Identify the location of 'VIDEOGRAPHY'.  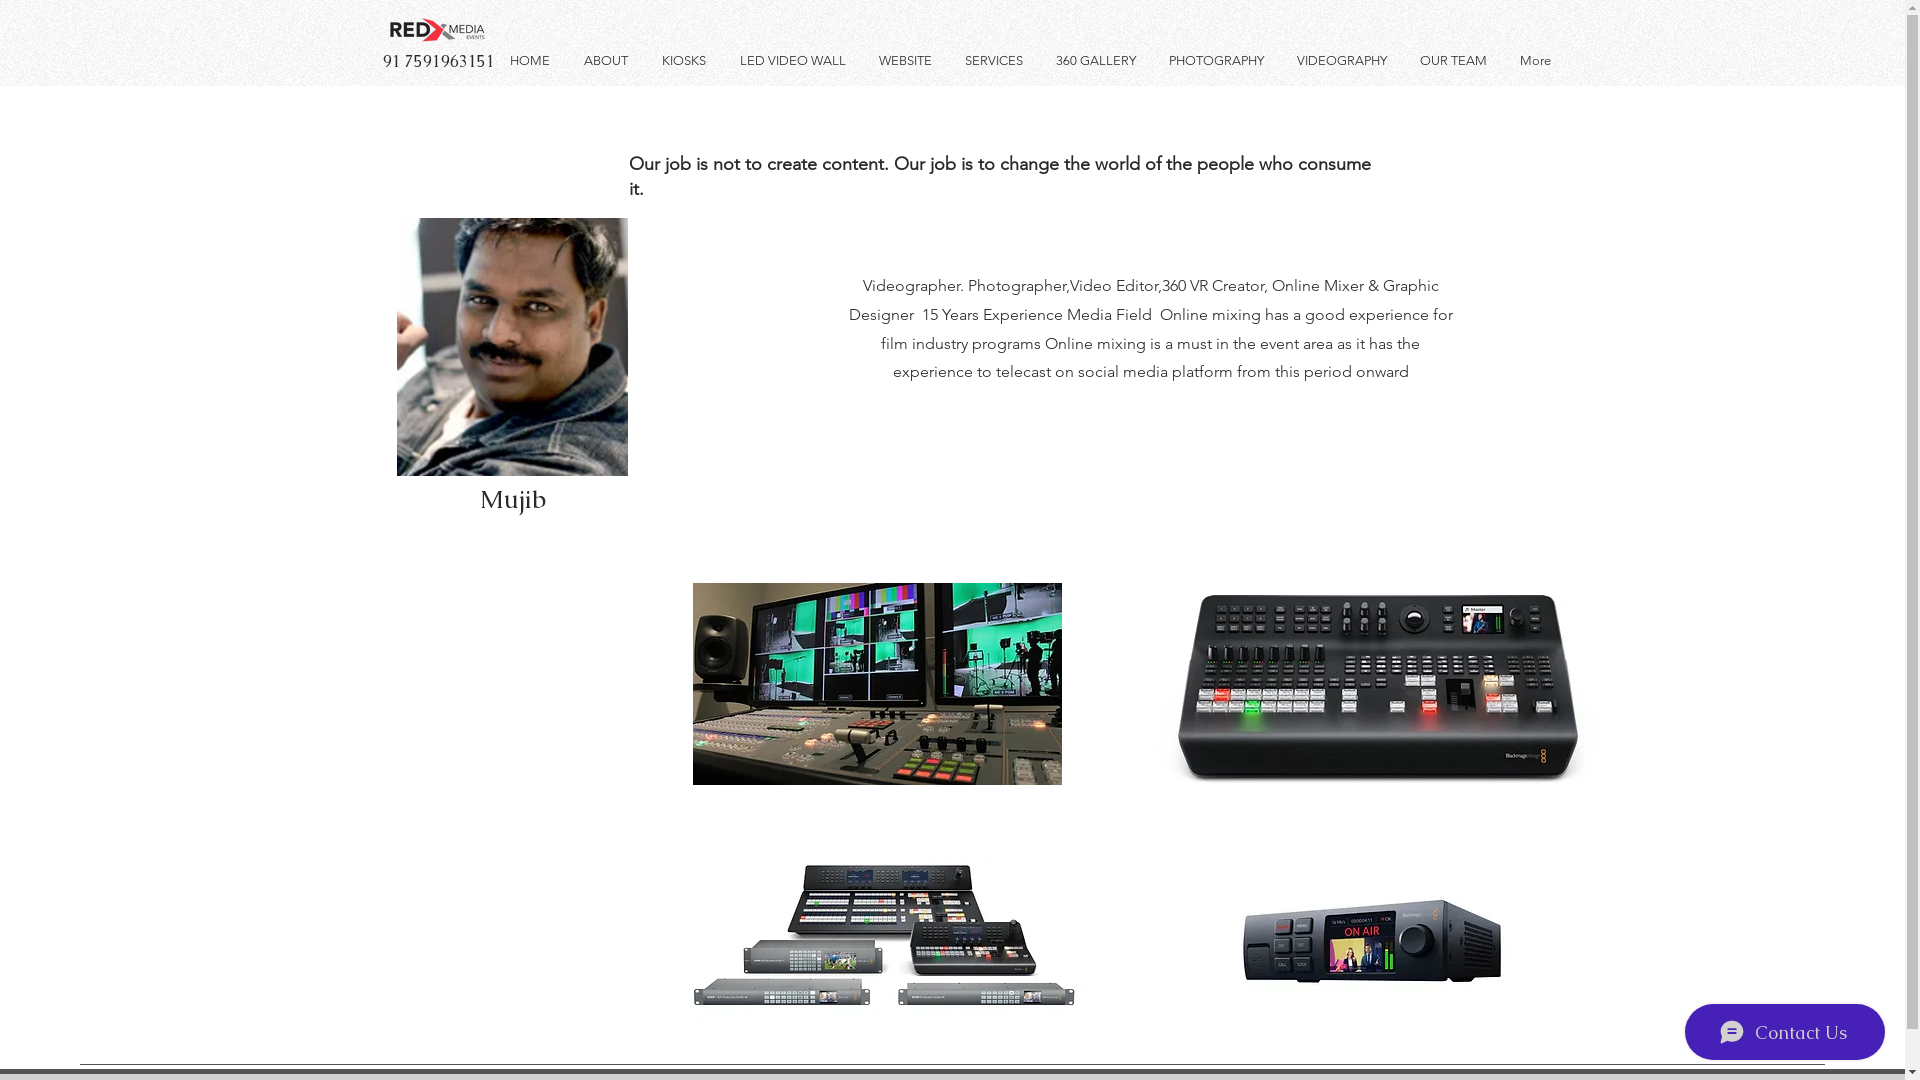
(1343, 60).